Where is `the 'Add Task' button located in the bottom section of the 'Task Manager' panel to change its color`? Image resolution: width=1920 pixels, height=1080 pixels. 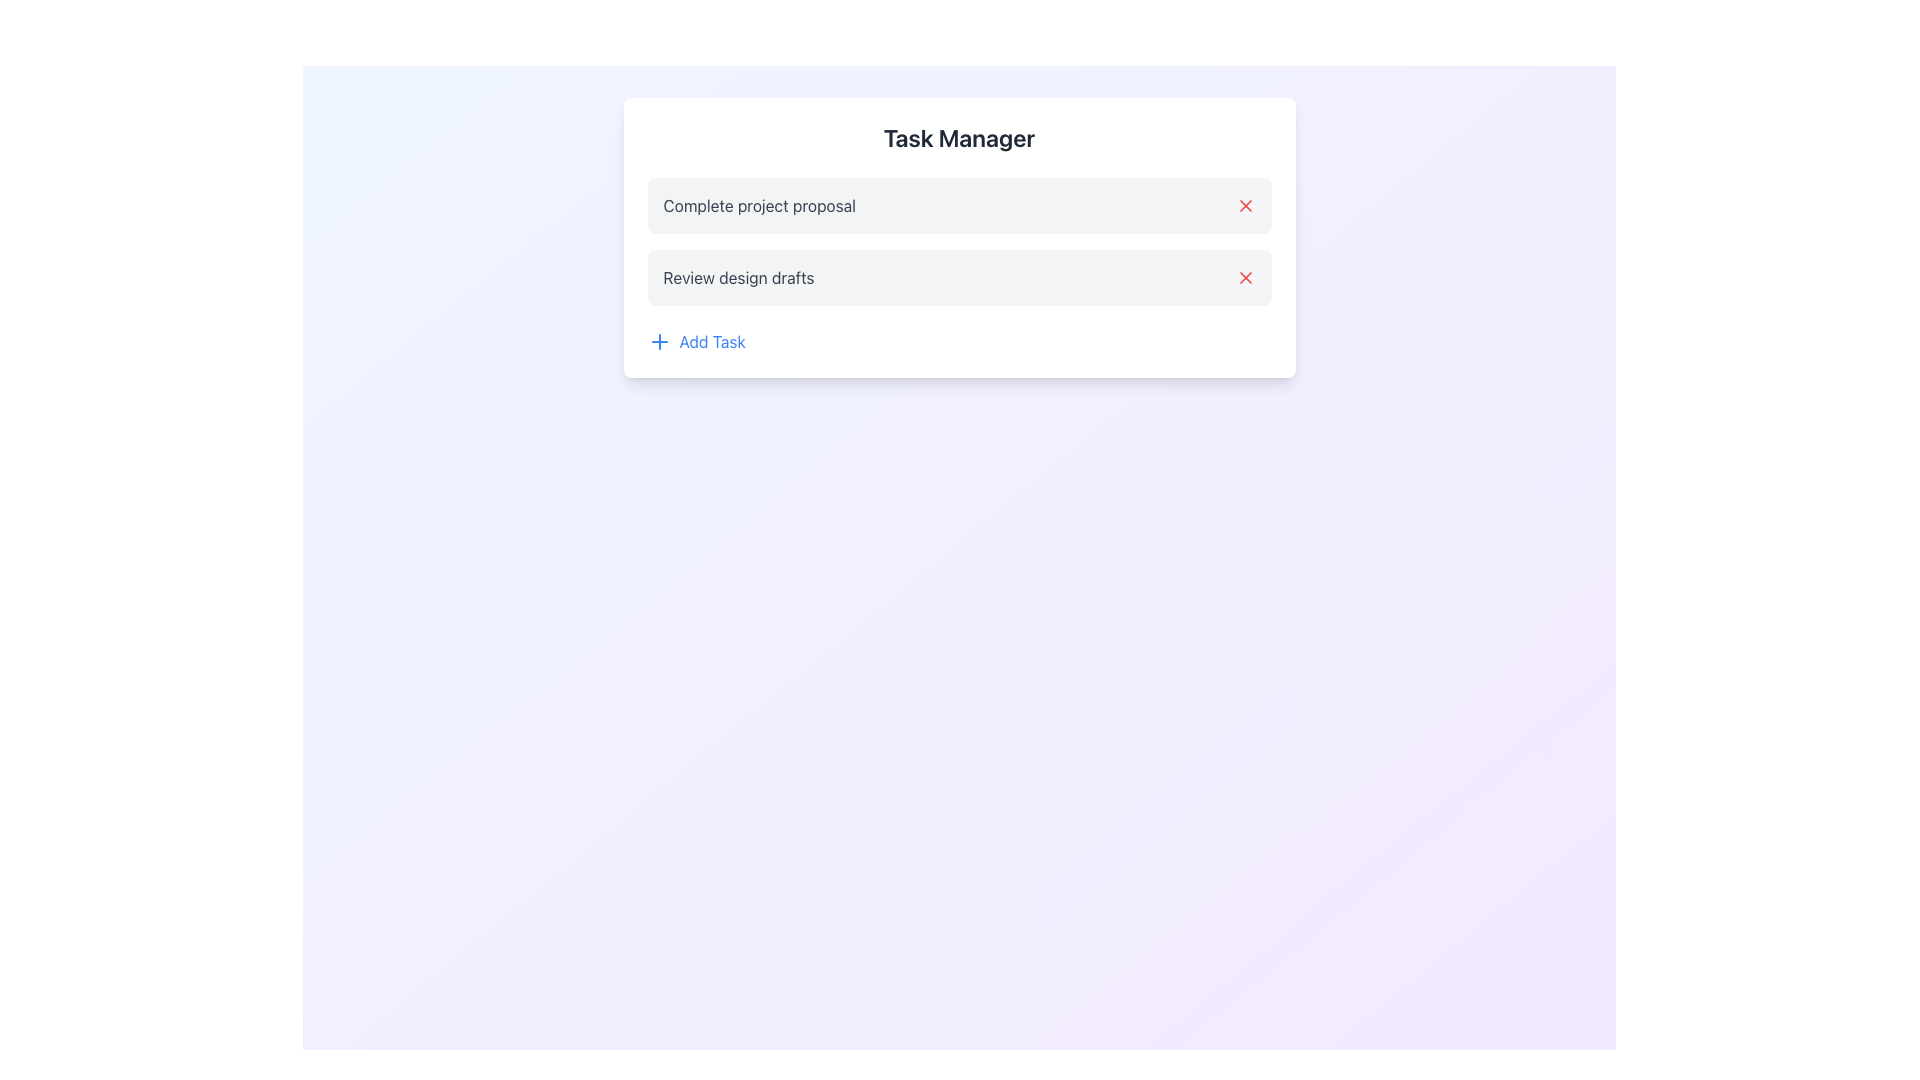
the 'Add Task' button located in the bottom section of the 'Task Manager' panel to change its color is located at coordinates (696, 341).